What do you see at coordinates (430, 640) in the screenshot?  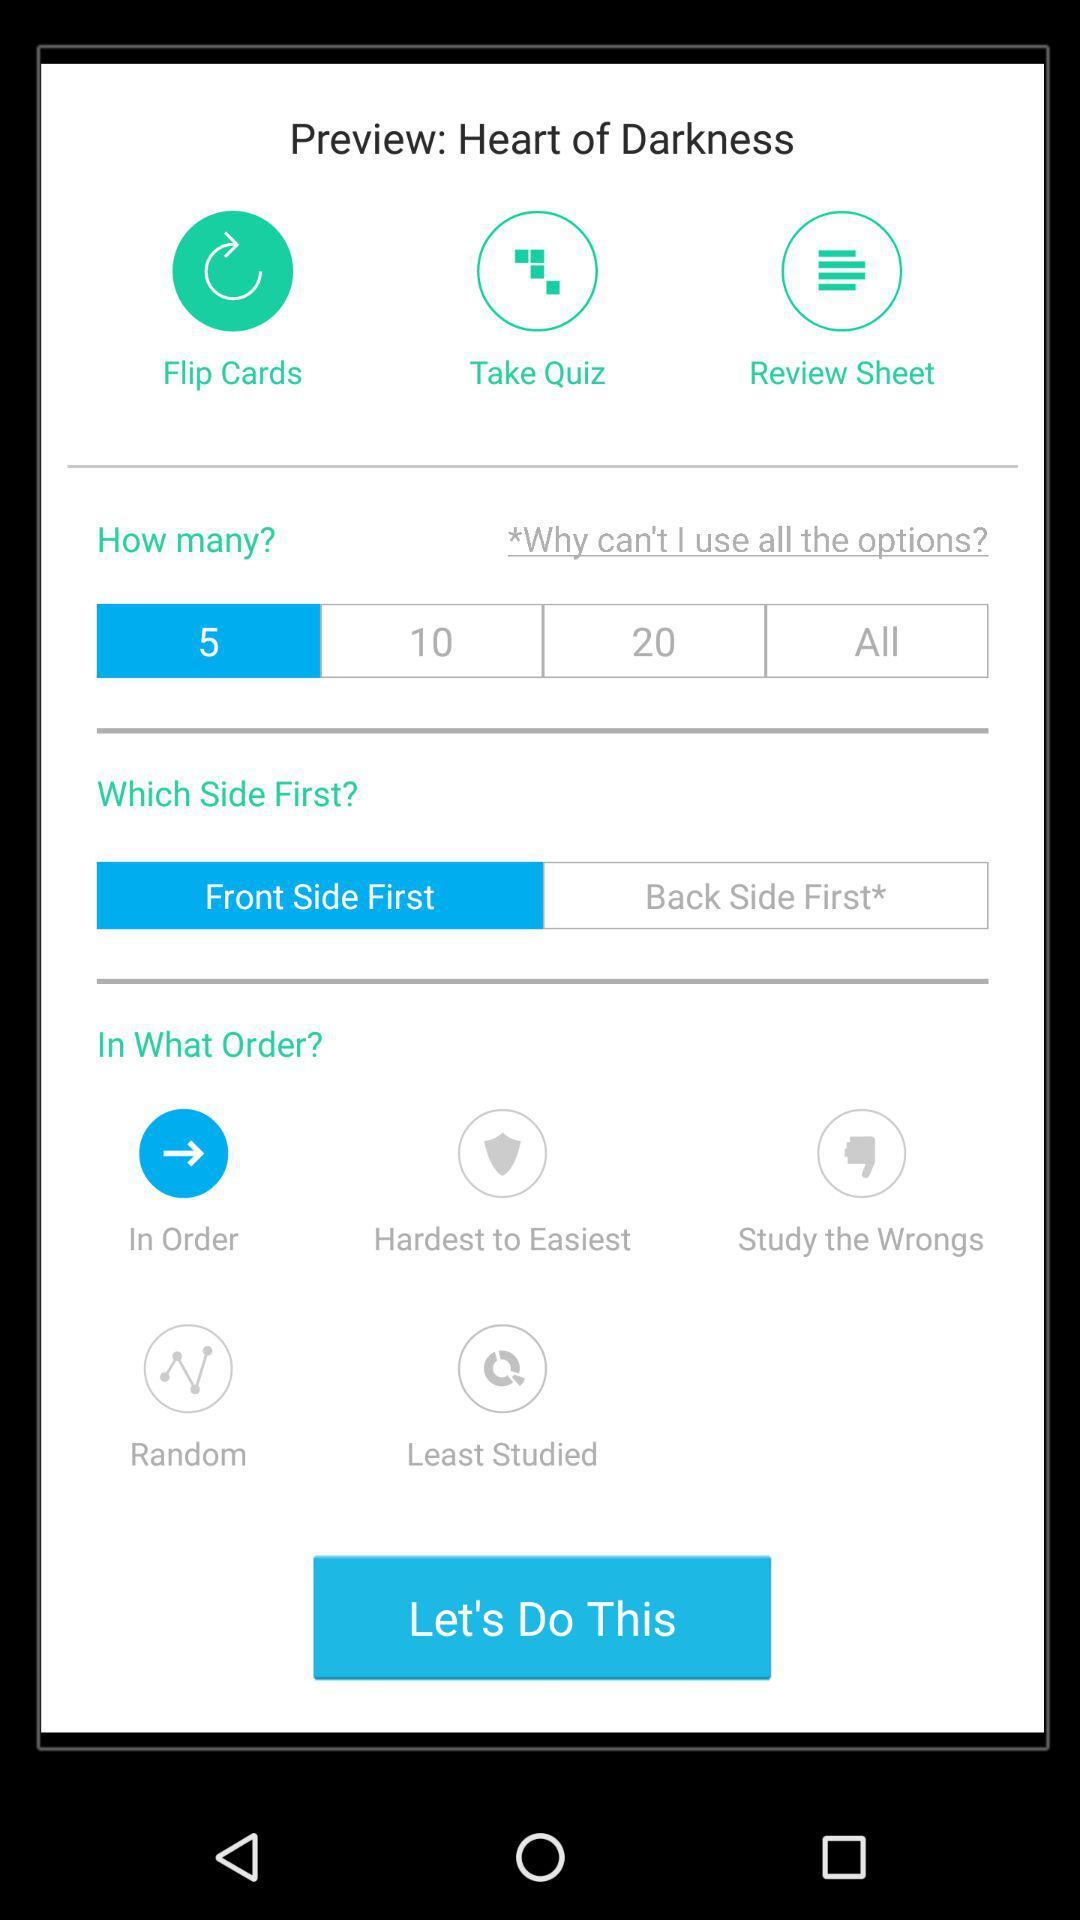 I see `the icon below why can t item` at bounding box center [430, 640].